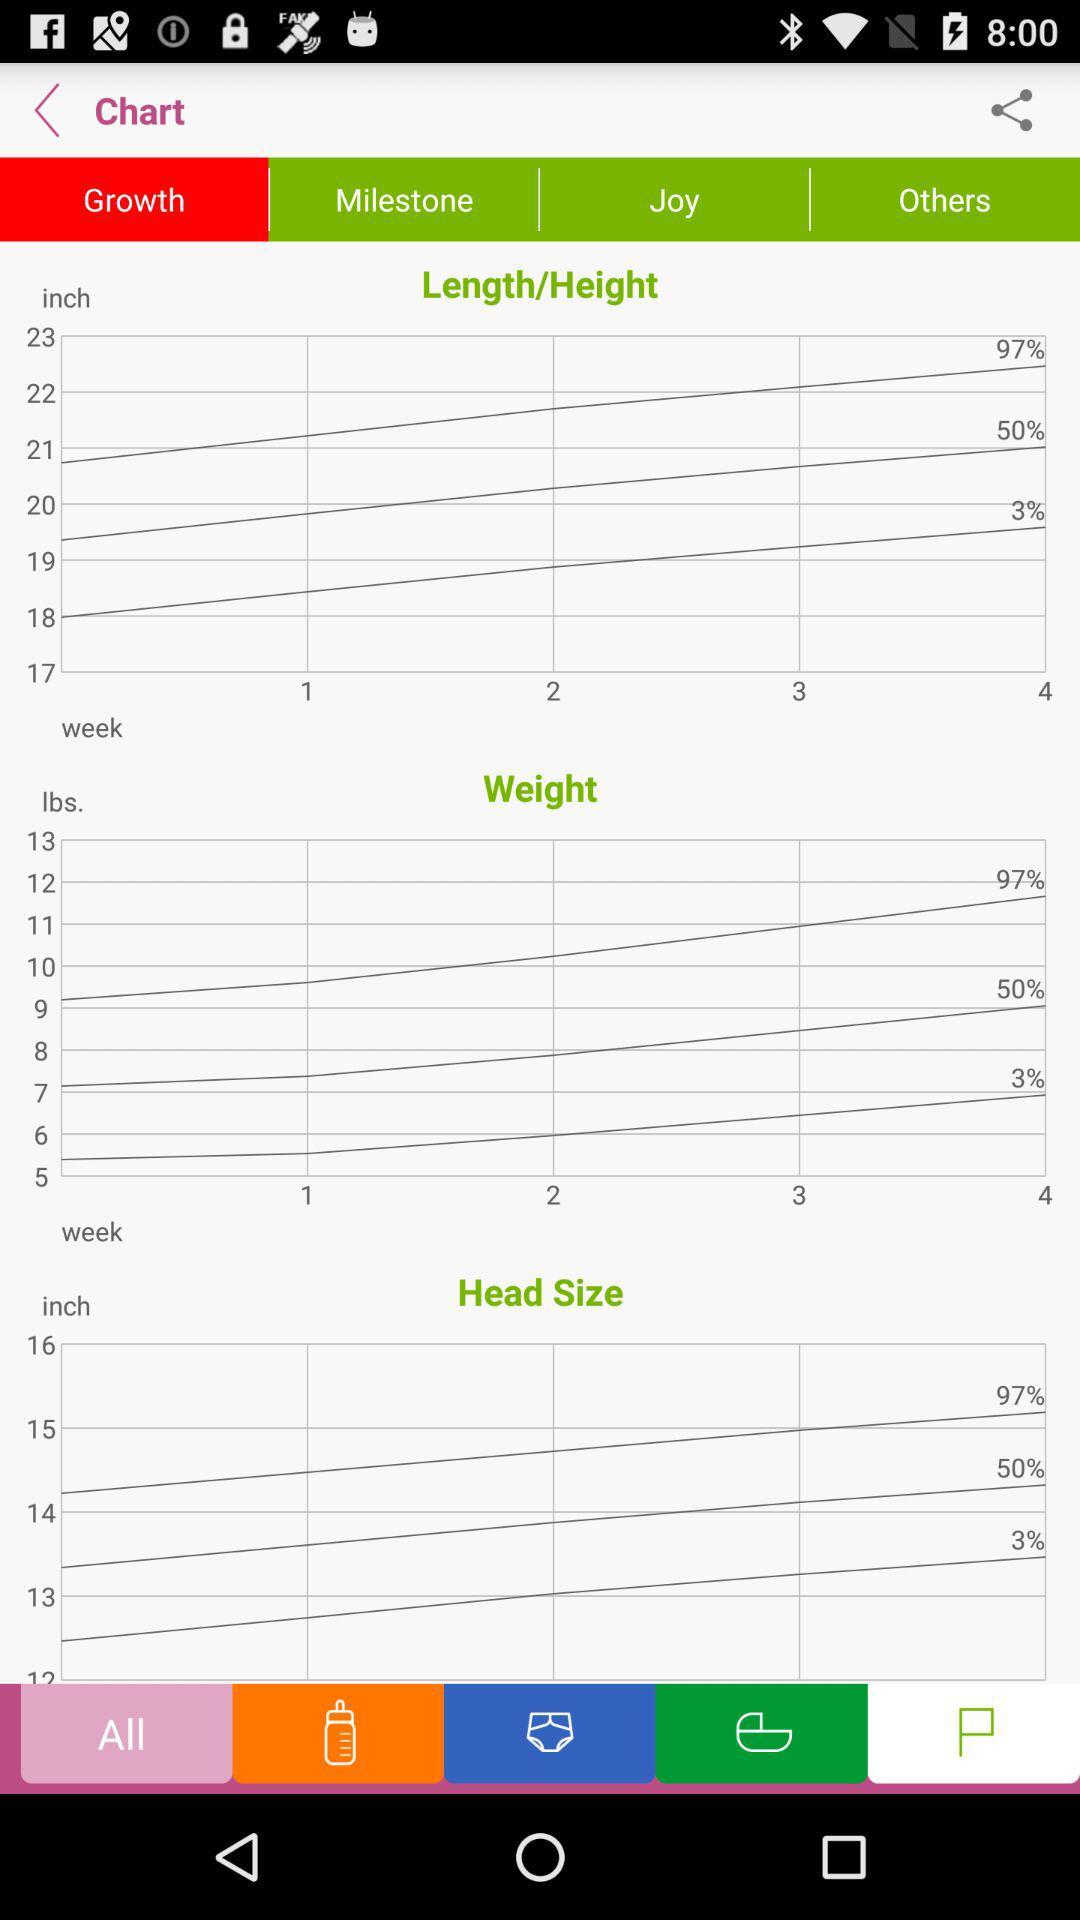 This screenshot has height=1920, width=1080. What do you see at coordinates (1022, 117) in the screenshot?
I see `the share icon` at bounding box center [1022, 117].